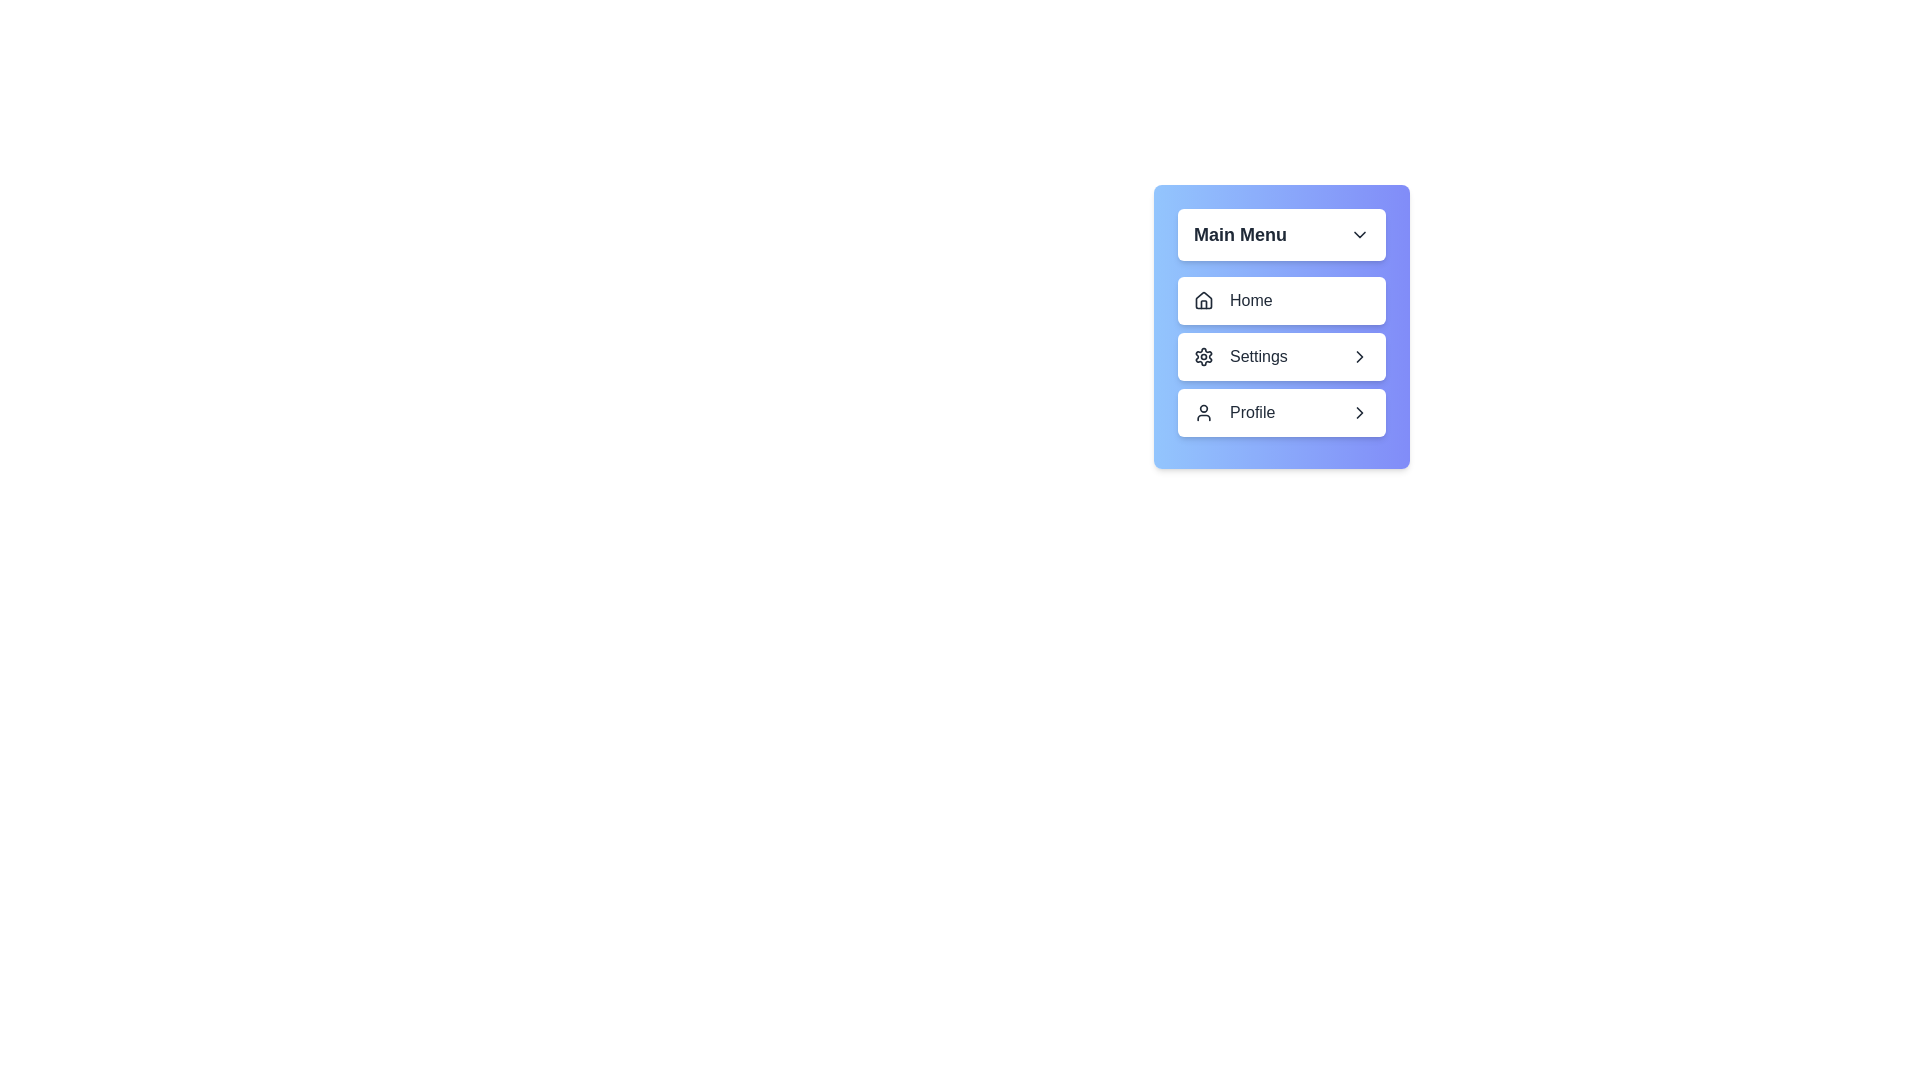 The width and height of the screenshot is (1920, 1080). Describe the element at coordinates (1281, 356) in the screenshot. I see `the submenu option Privacy under the menu item Settings` at that location.